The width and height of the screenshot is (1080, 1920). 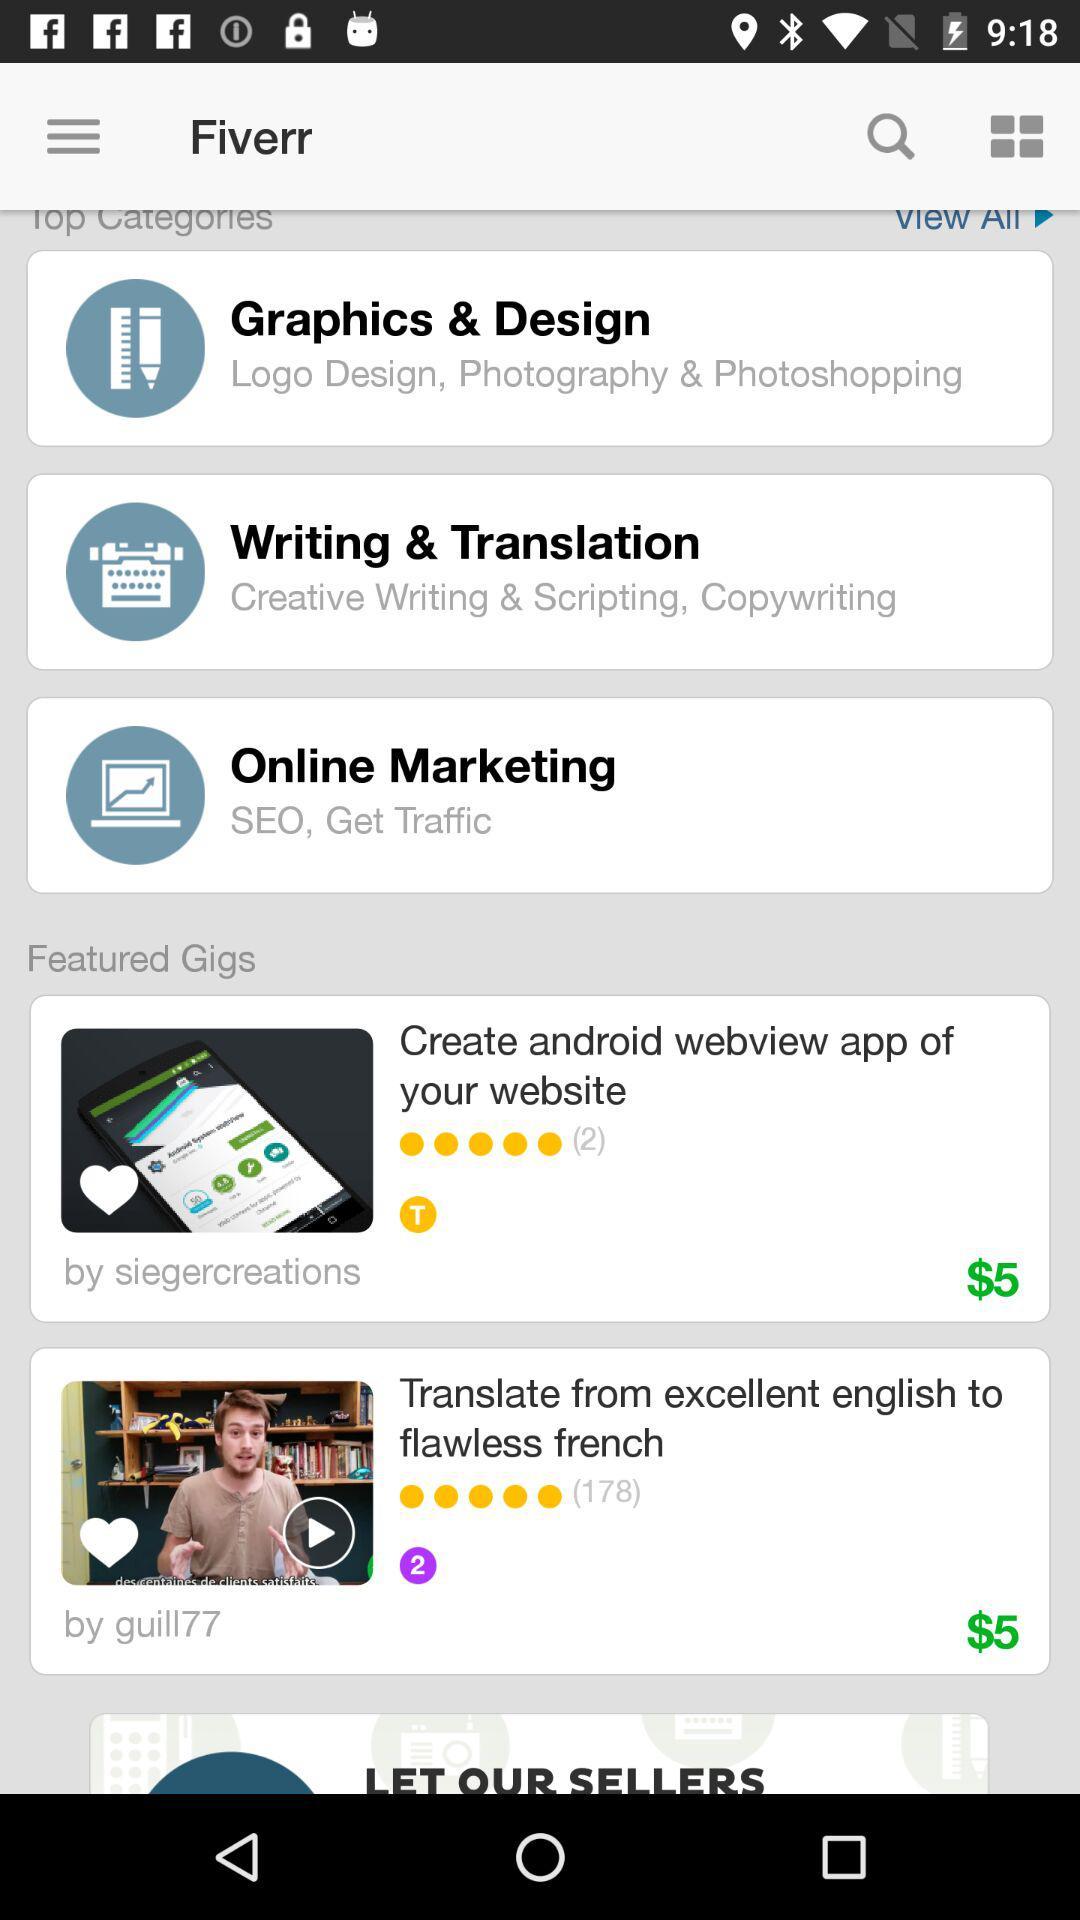 What do you see at coordinates (217, 1130) in the screenshot?
I see `item below featured gigs icon` at bounding box center [217, 1130].